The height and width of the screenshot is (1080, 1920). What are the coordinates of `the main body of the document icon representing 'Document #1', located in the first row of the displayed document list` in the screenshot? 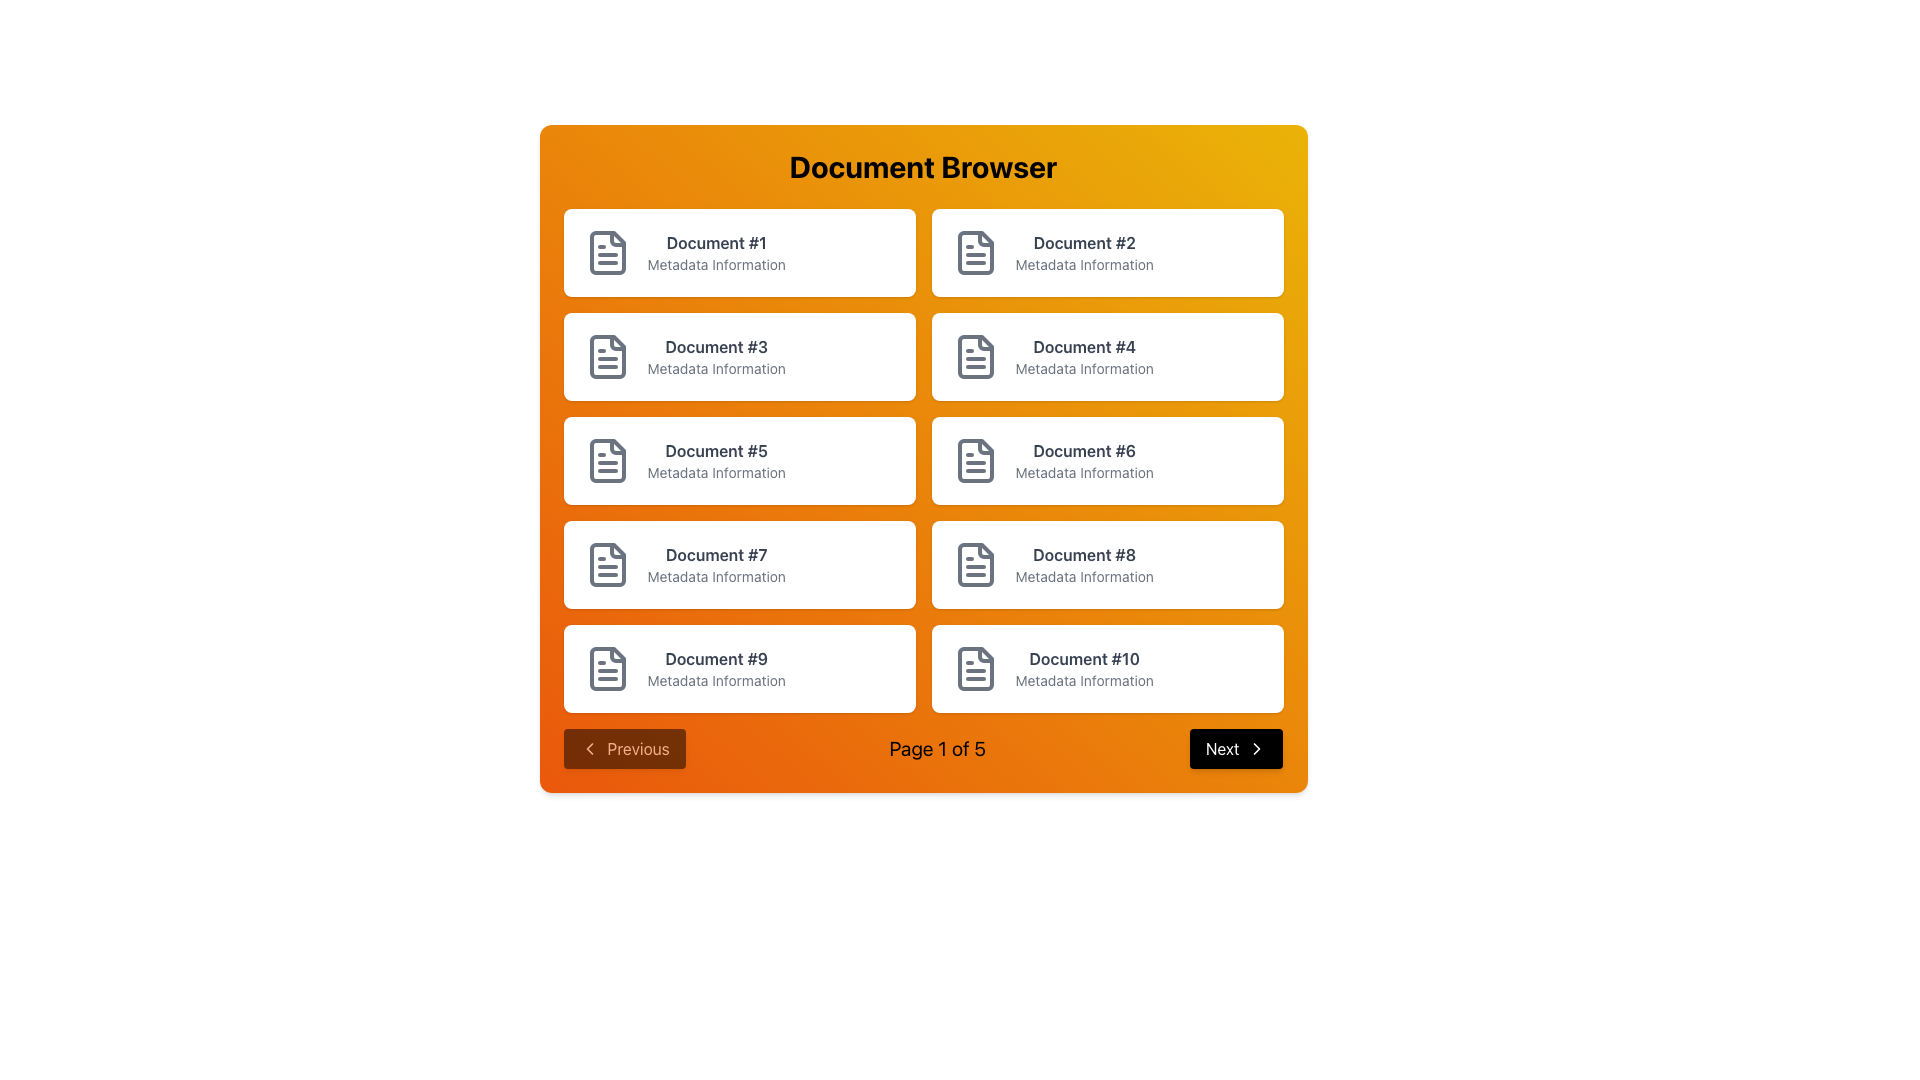 It's located at (606, 252).